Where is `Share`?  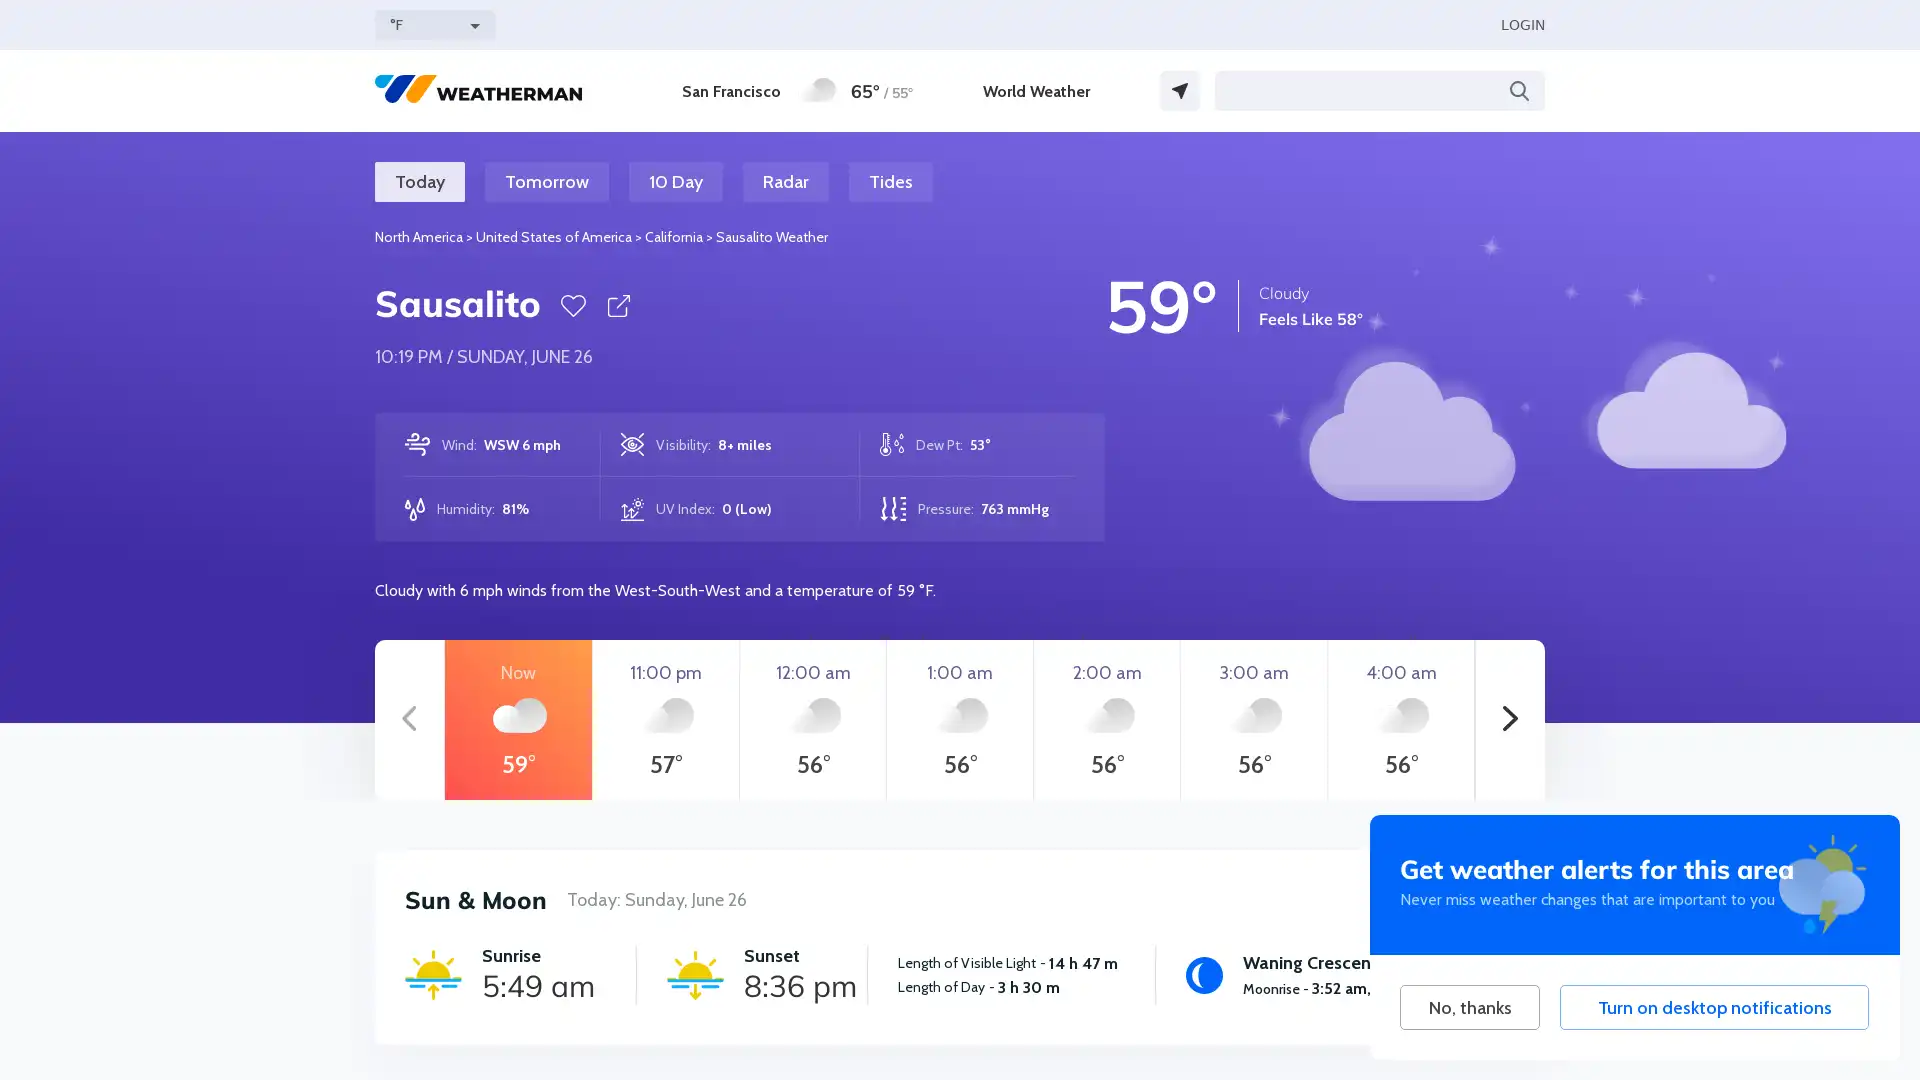
Share is located at coordinates (617, 305).